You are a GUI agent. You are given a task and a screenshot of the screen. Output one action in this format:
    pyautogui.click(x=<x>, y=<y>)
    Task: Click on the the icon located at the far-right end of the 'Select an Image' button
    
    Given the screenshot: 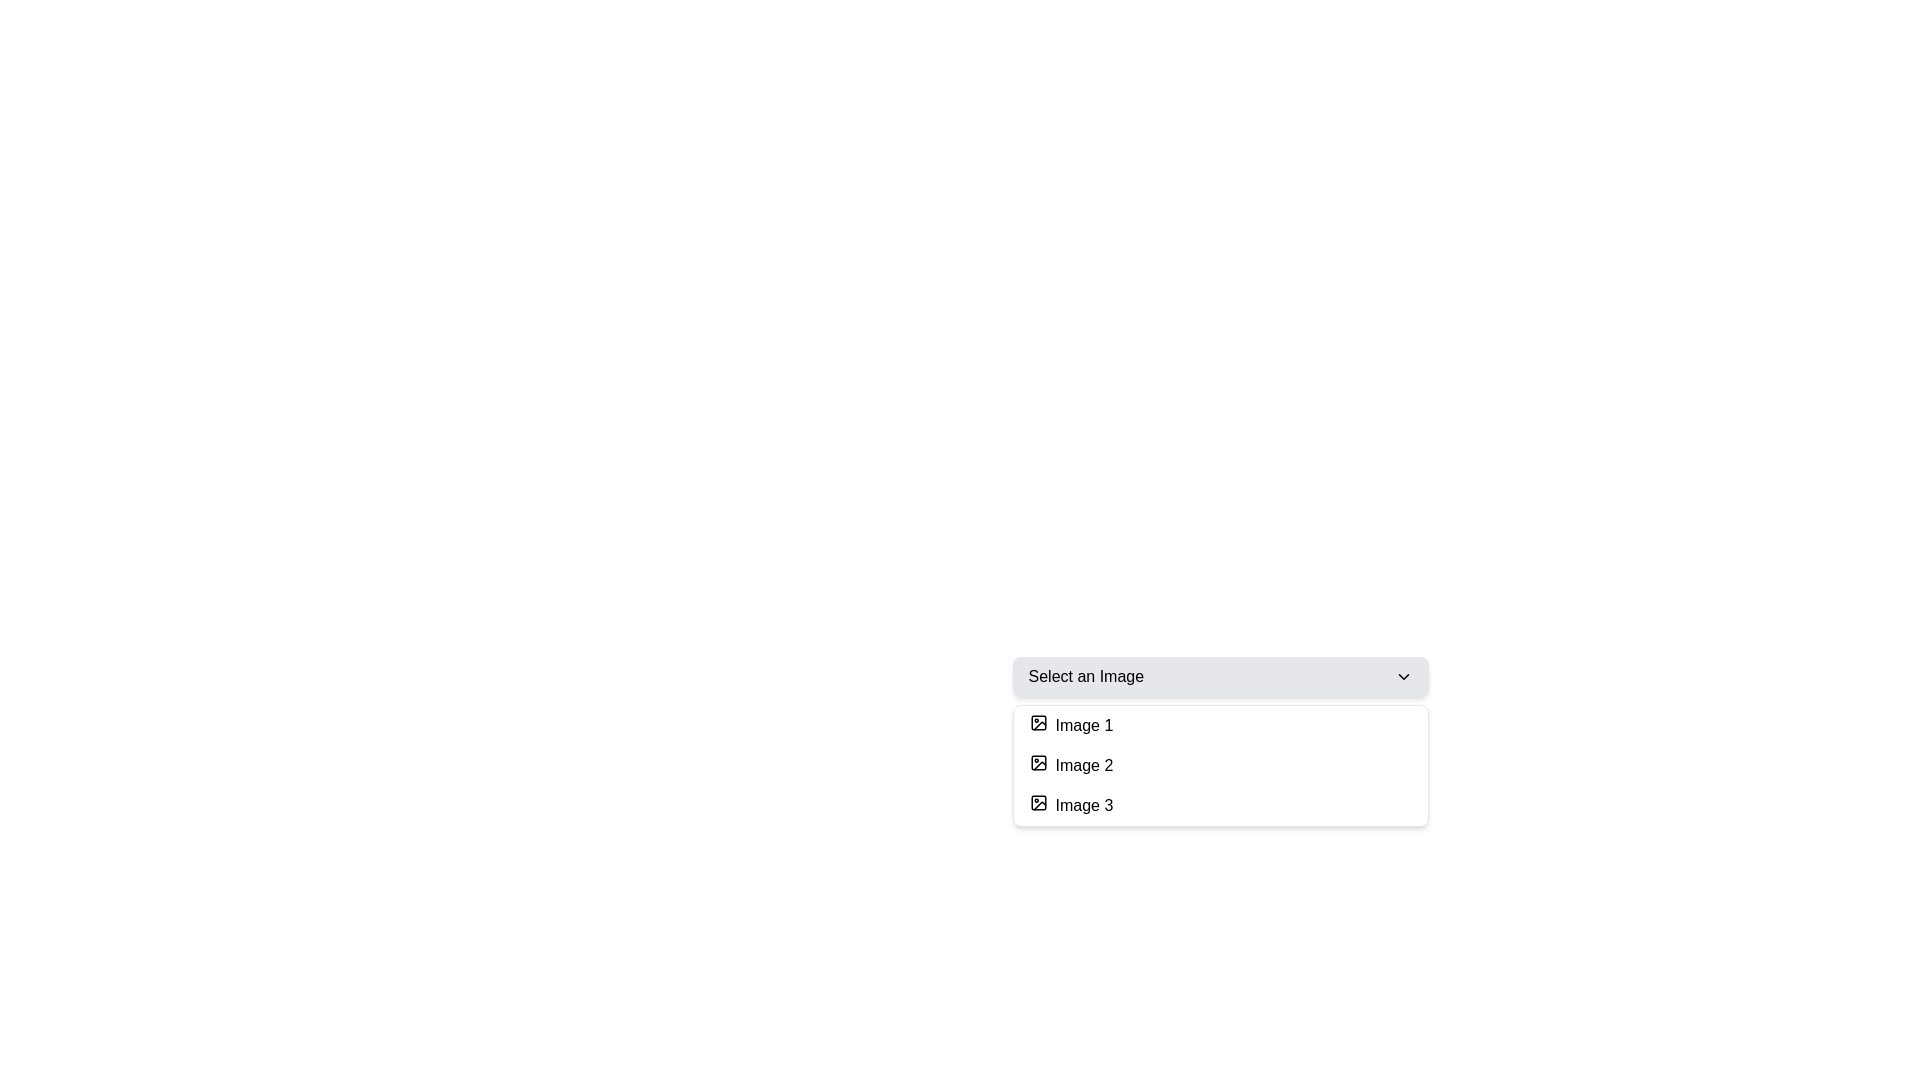 What is the action you would take?
    pyautogui.click(x=1402, y=676)
    